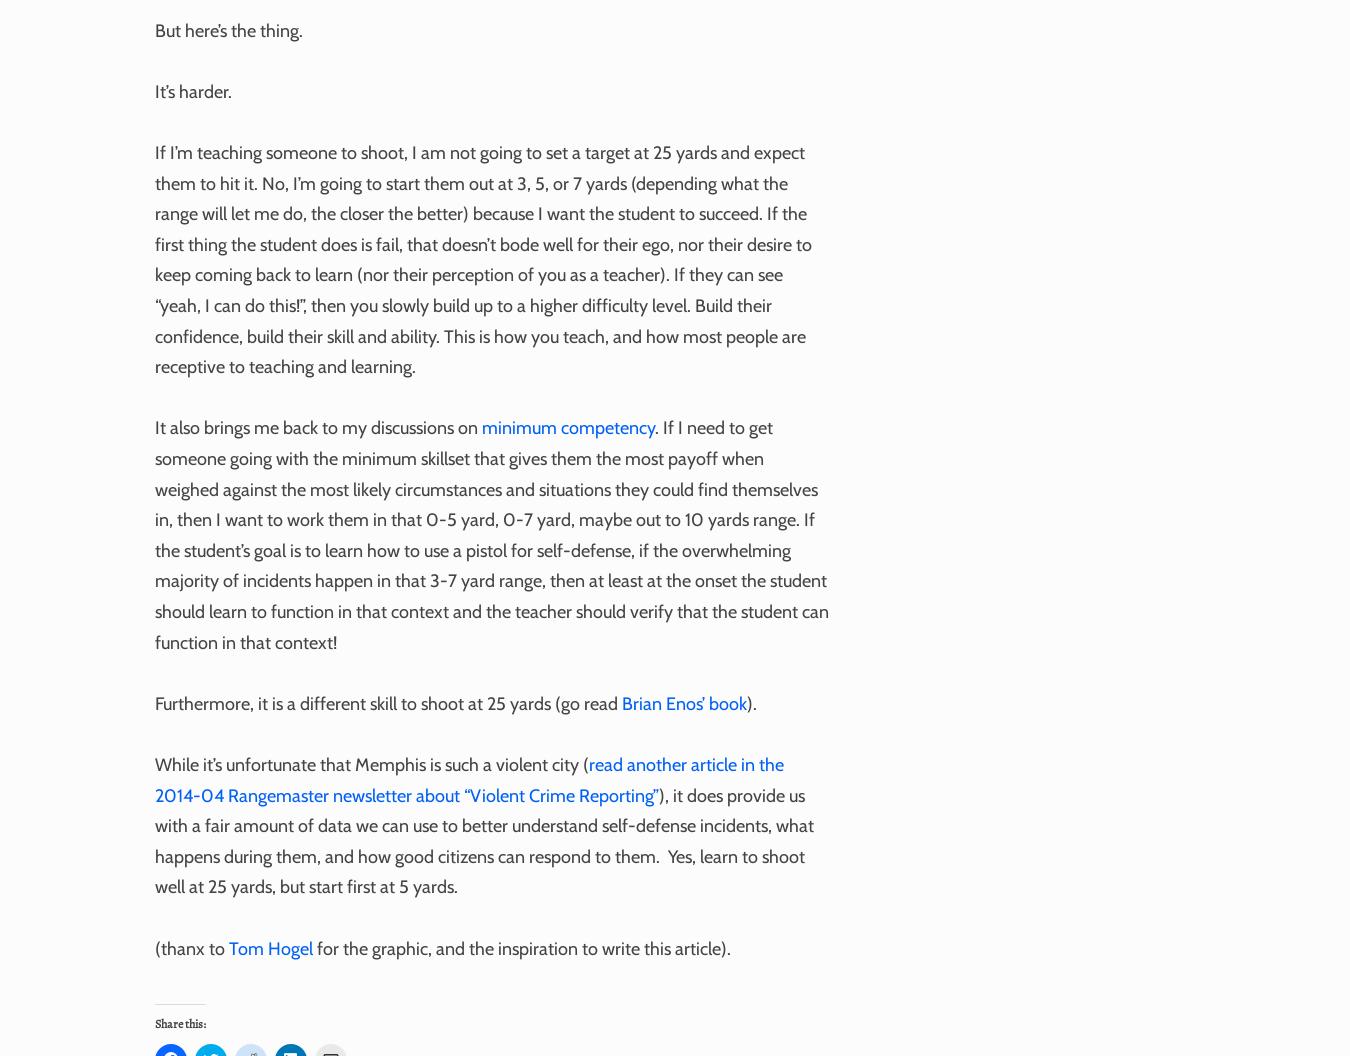  Describe the element at coordinates (269, 947) in the screenshot. I see `'Tom Hogel'` at that location.